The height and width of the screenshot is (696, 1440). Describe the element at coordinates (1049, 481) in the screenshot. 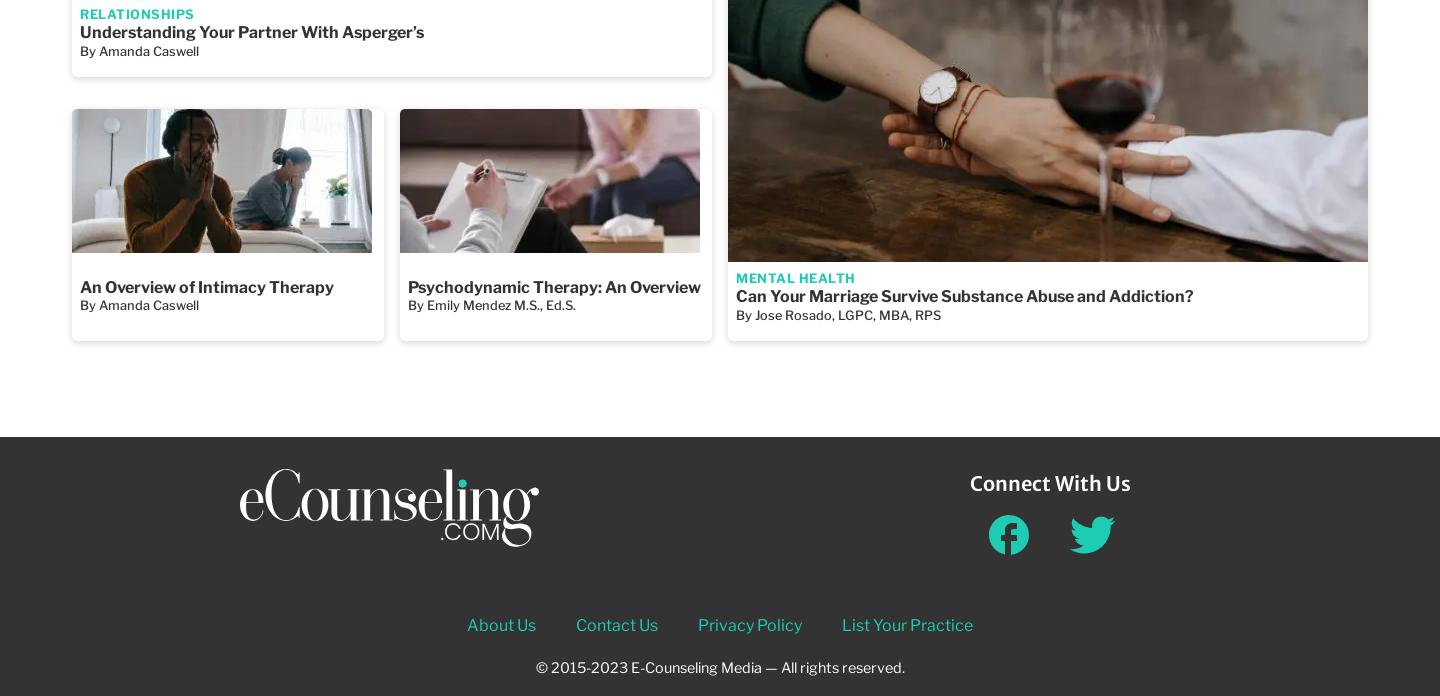

I see `'Connect With Us'` at that location.